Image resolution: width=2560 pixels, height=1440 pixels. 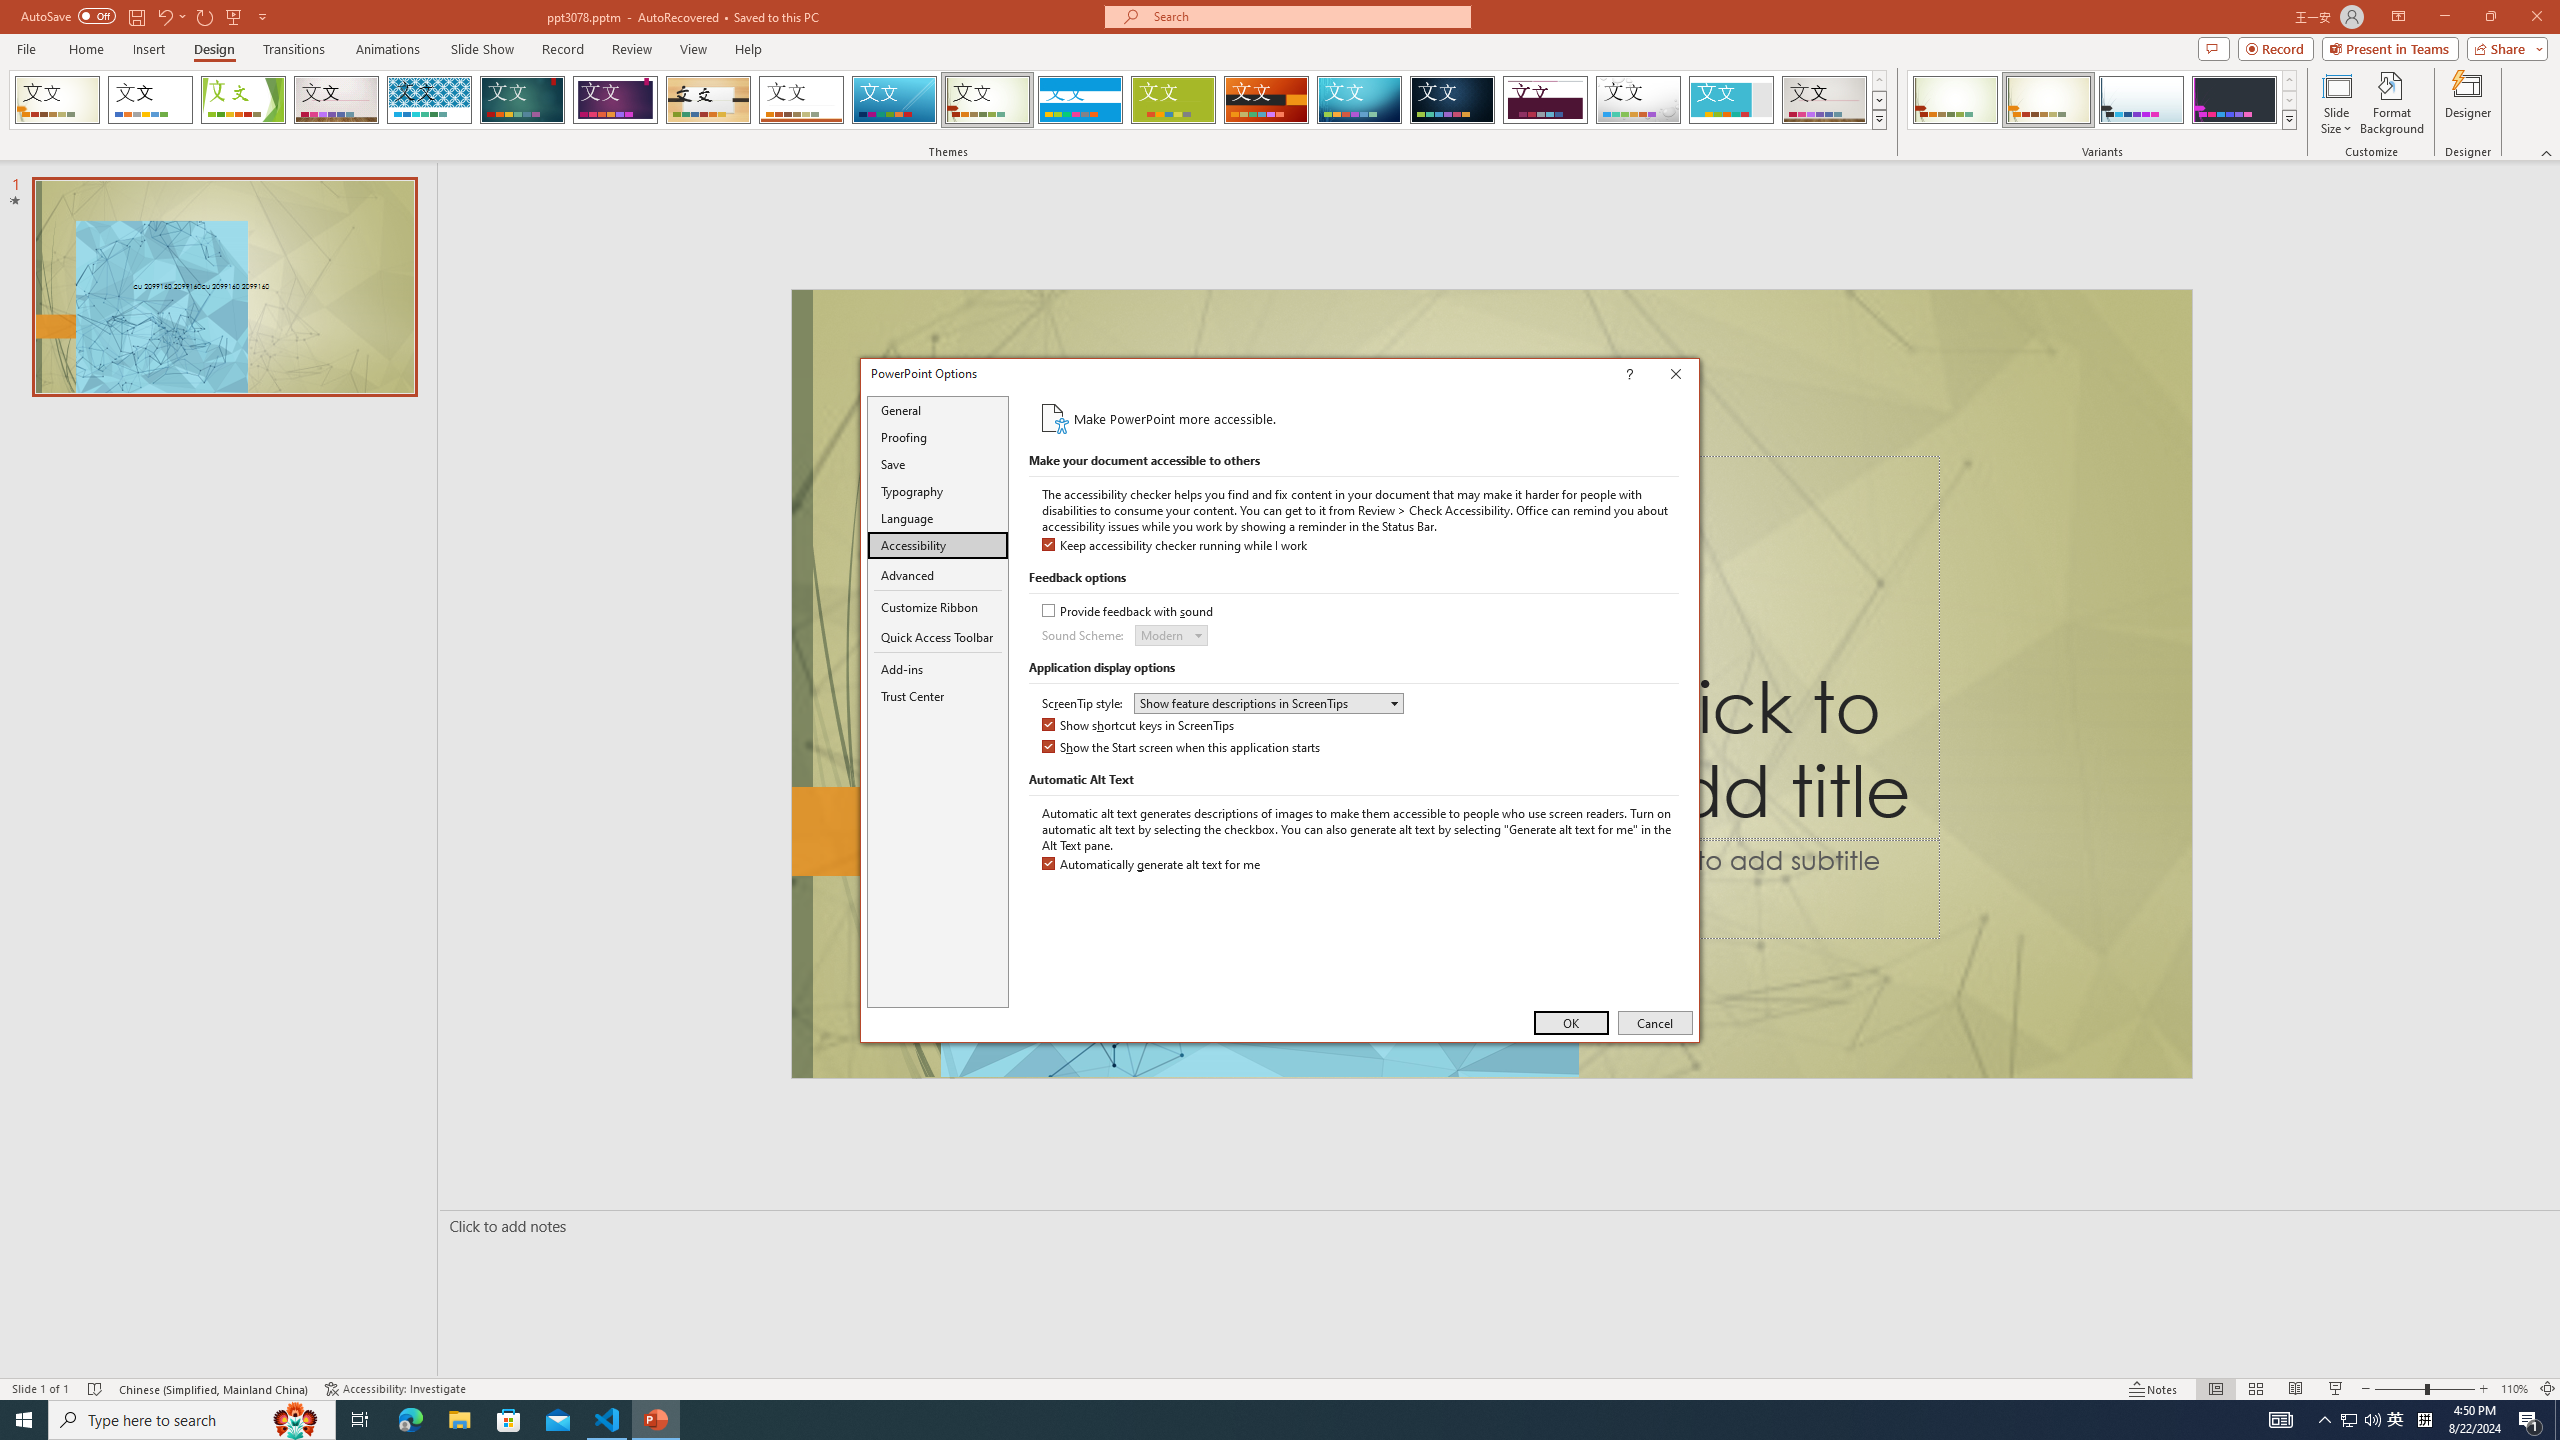 What do you see at coordinates (150, 99) in the screenshot?
I see `'Office Theme'` at bounding box center [150, 99].